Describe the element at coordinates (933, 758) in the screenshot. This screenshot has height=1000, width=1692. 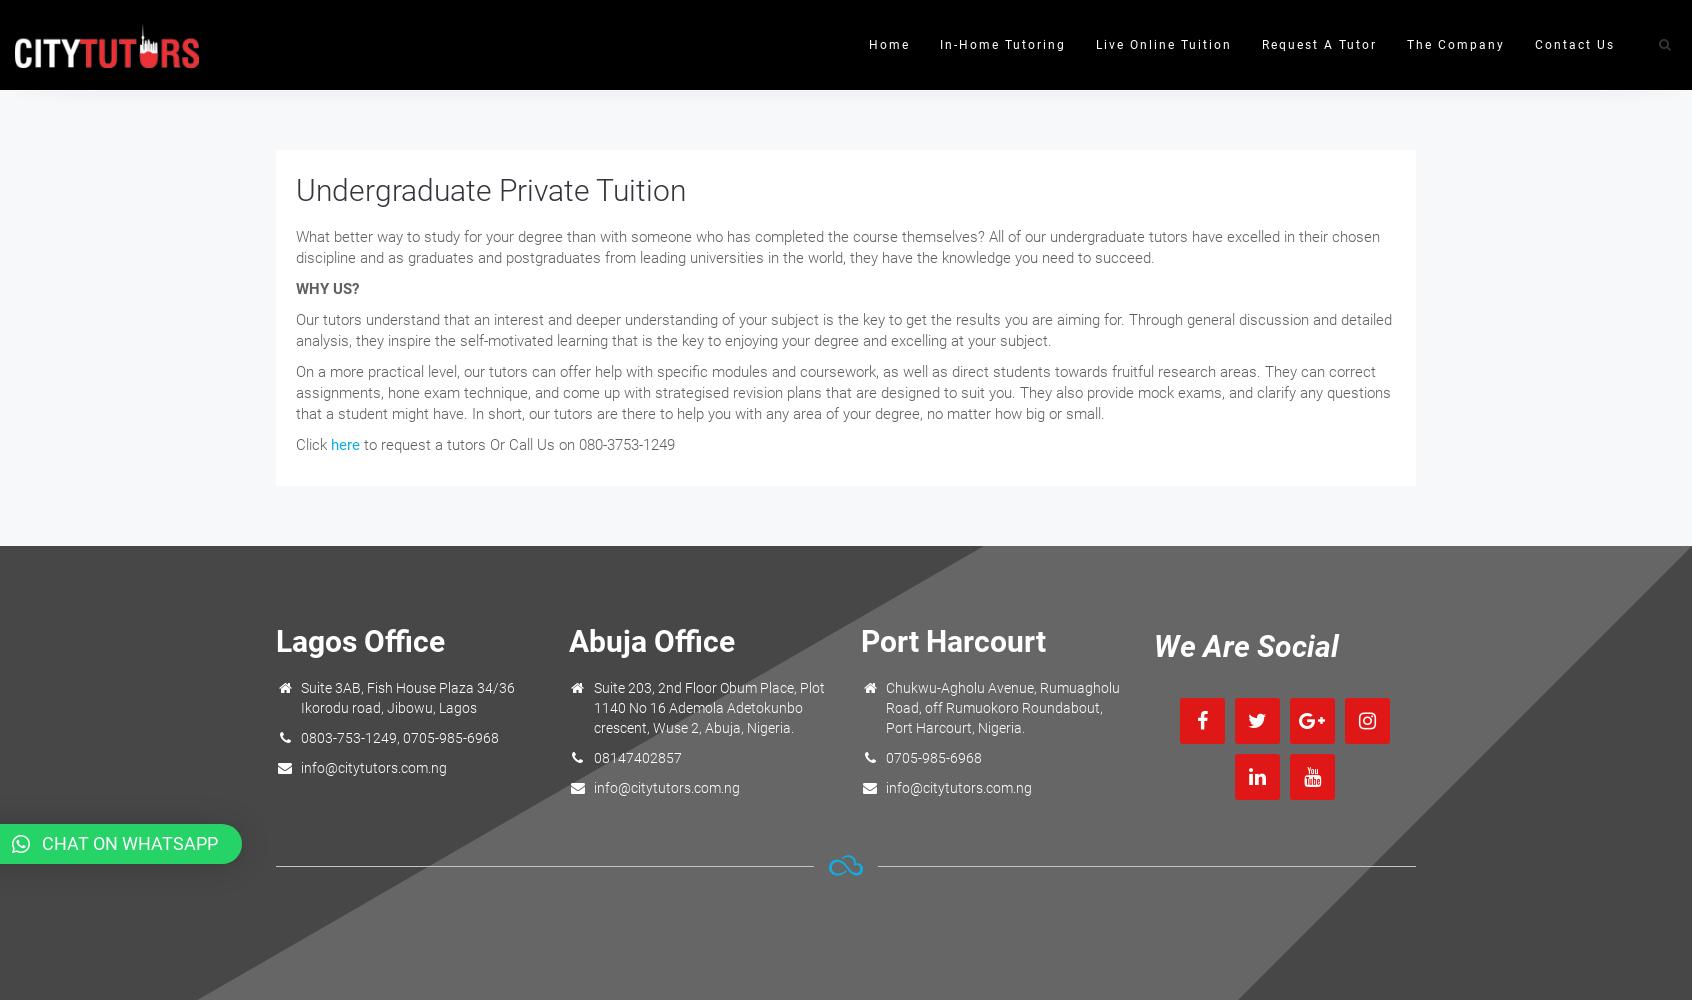
I see `'0705-985-6968'` at that location.